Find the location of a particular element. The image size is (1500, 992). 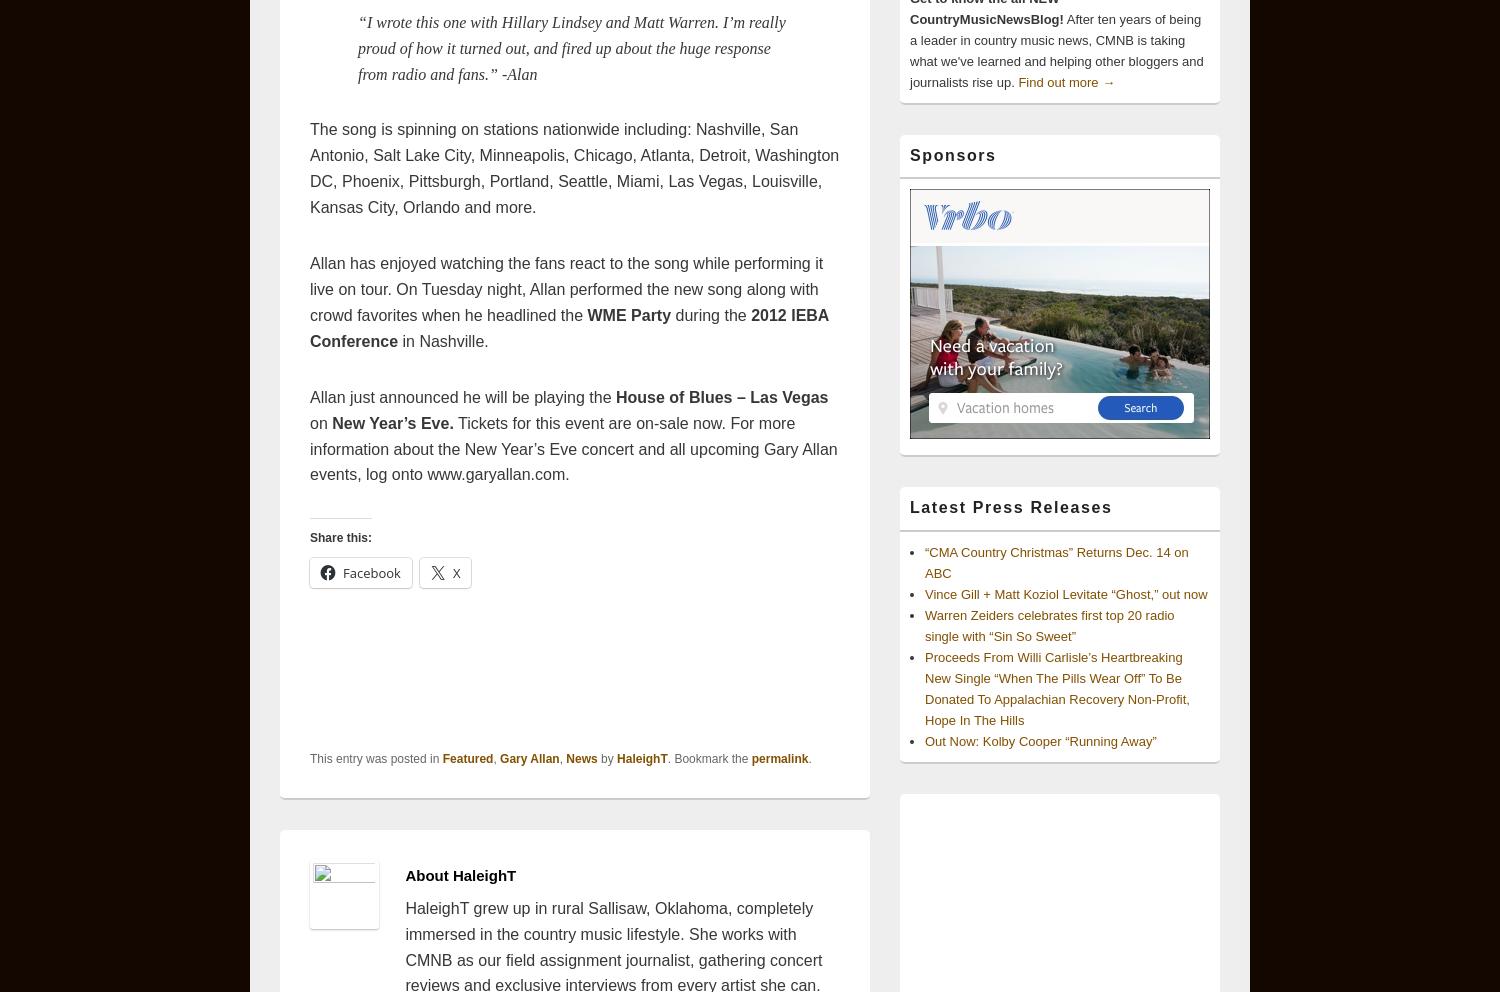

'News' is located at coordinates (564, 756).